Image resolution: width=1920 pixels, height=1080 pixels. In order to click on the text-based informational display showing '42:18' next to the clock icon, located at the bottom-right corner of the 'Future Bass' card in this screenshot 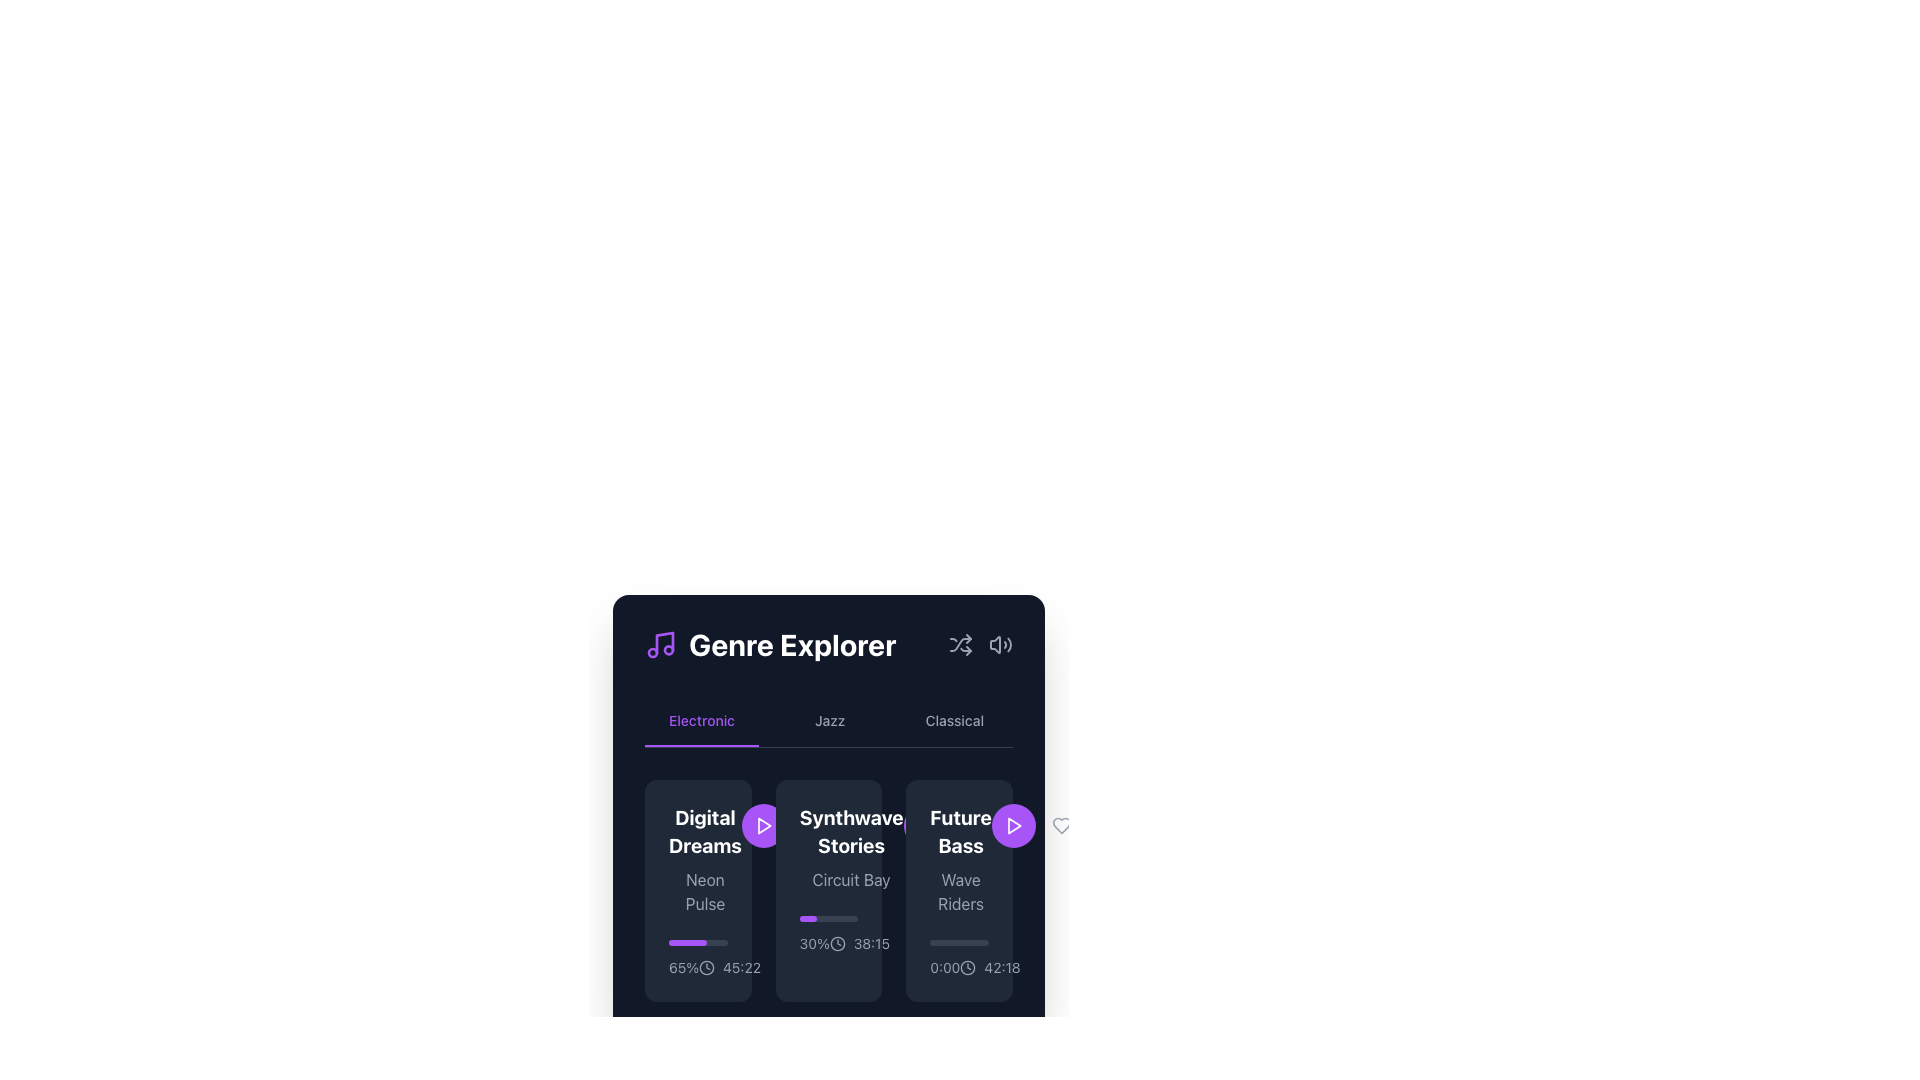, I will do `click(990, 967)`.